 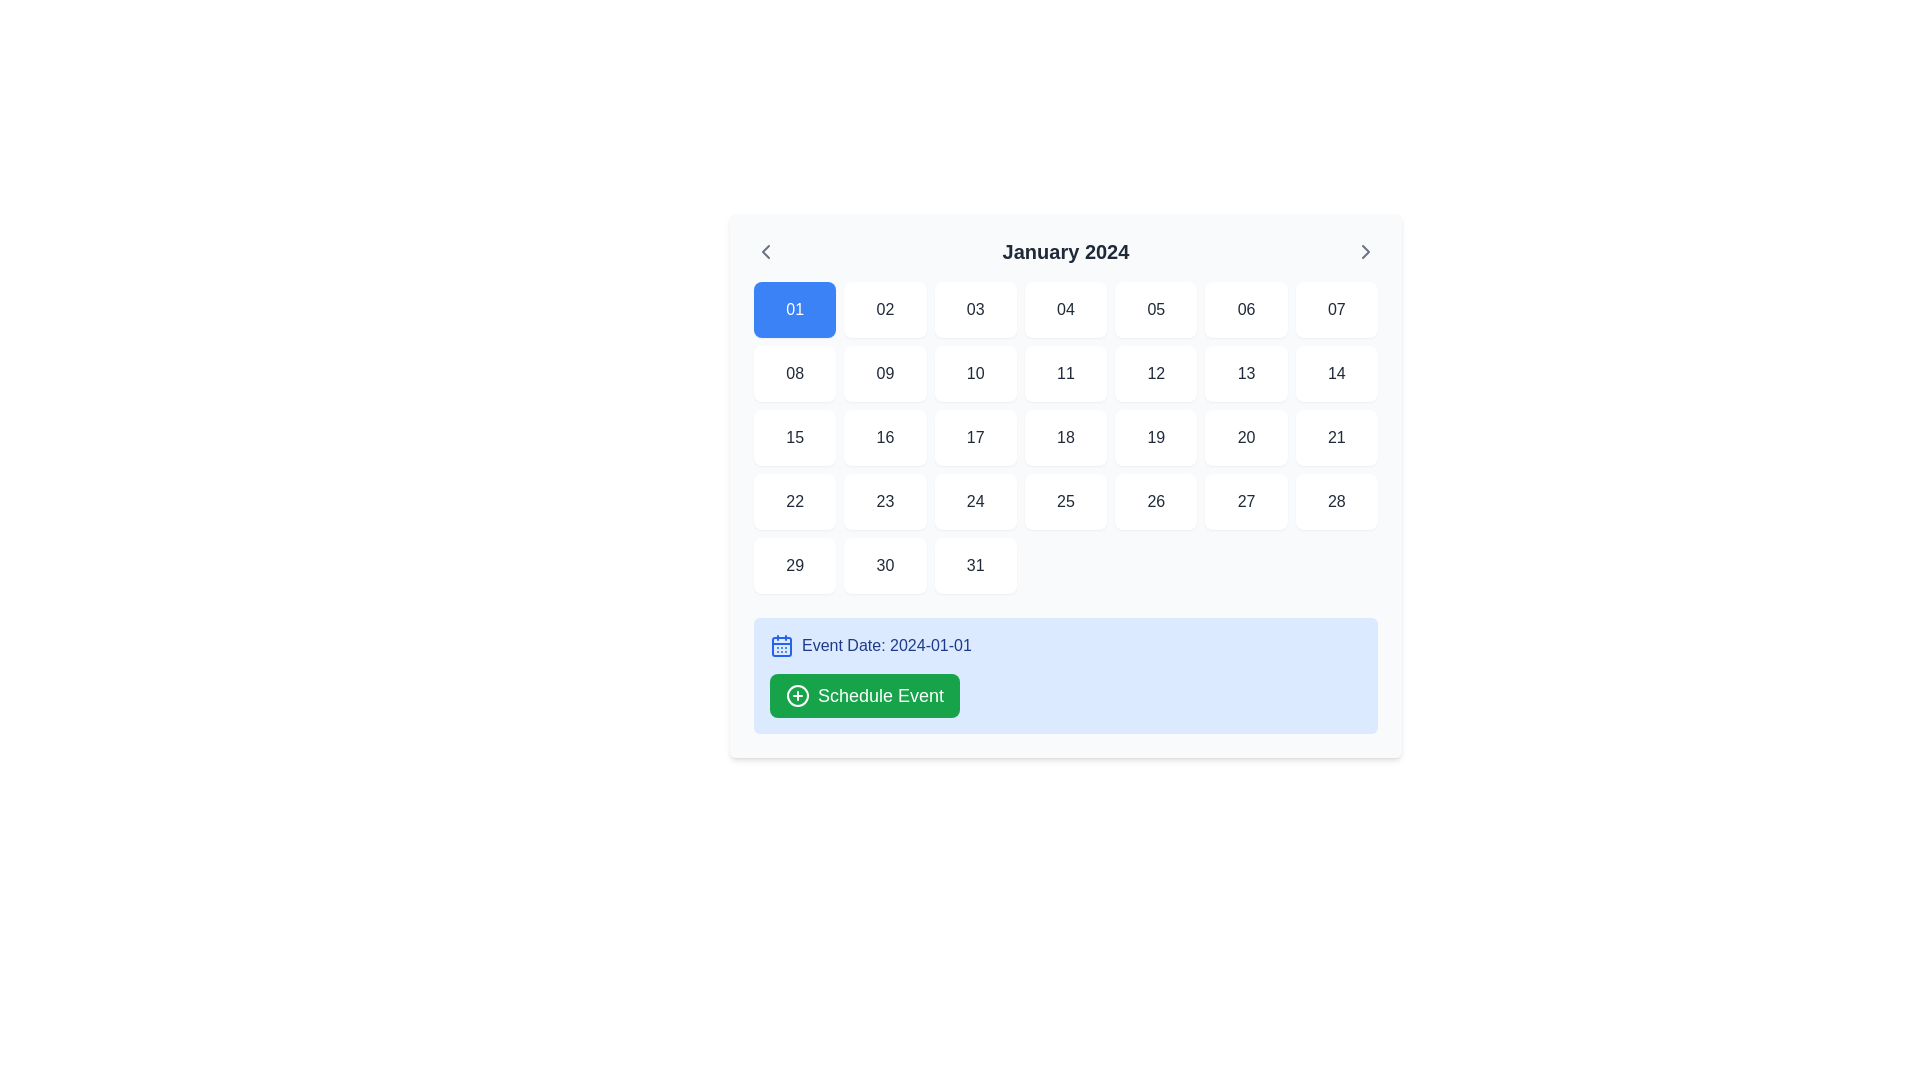 What do you see at coordinates (975, 374) in the screenshot?
I see `the calendar button representing the day '10' in the January 2024 calendar` at bounding box center [975, 374].